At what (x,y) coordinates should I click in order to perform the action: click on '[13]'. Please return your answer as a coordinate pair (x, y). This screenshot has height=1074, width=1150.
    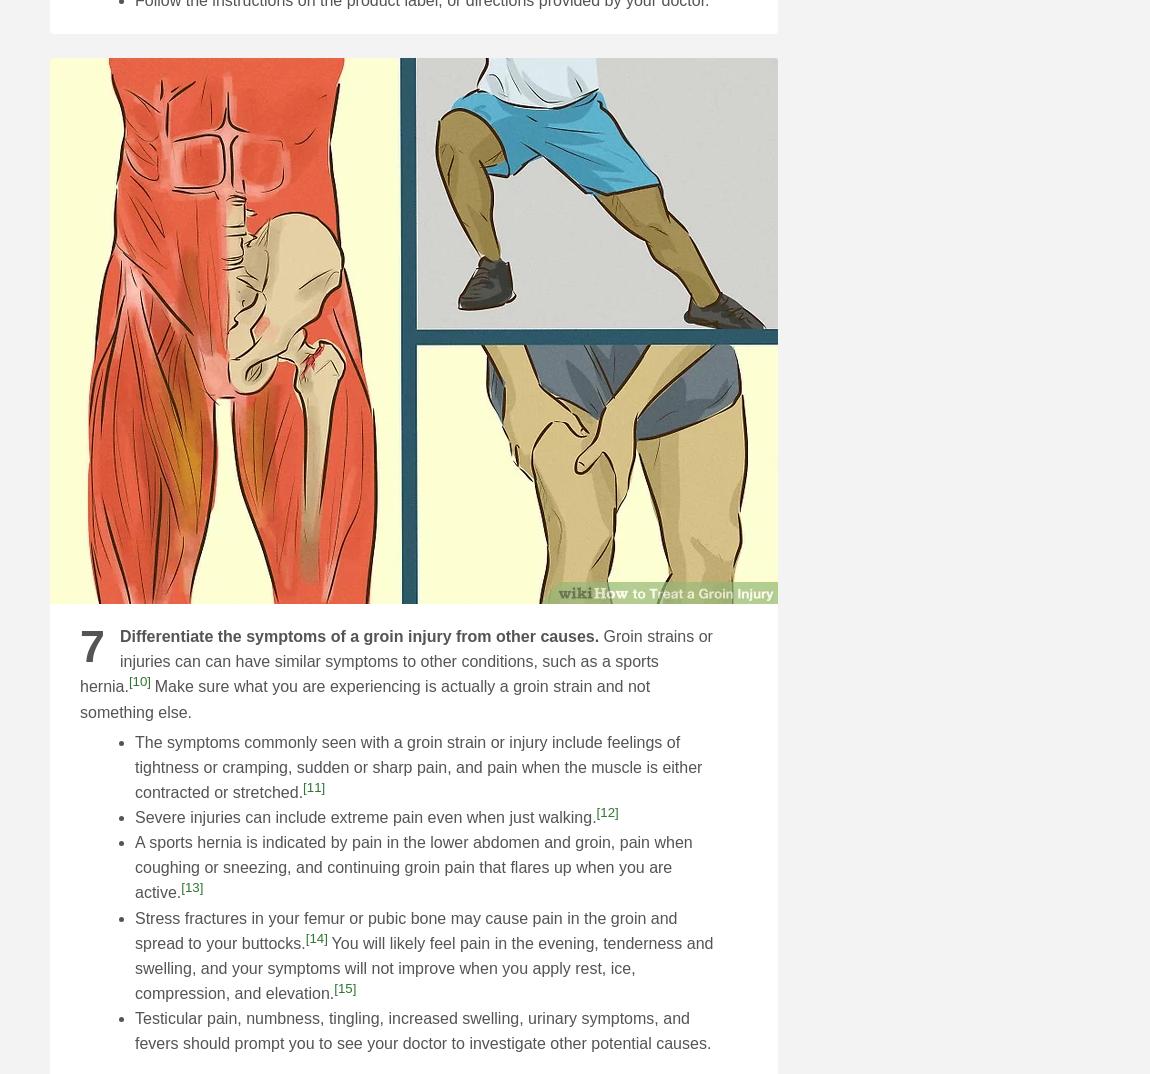
    Looking at the image, I should click on (180, 886).